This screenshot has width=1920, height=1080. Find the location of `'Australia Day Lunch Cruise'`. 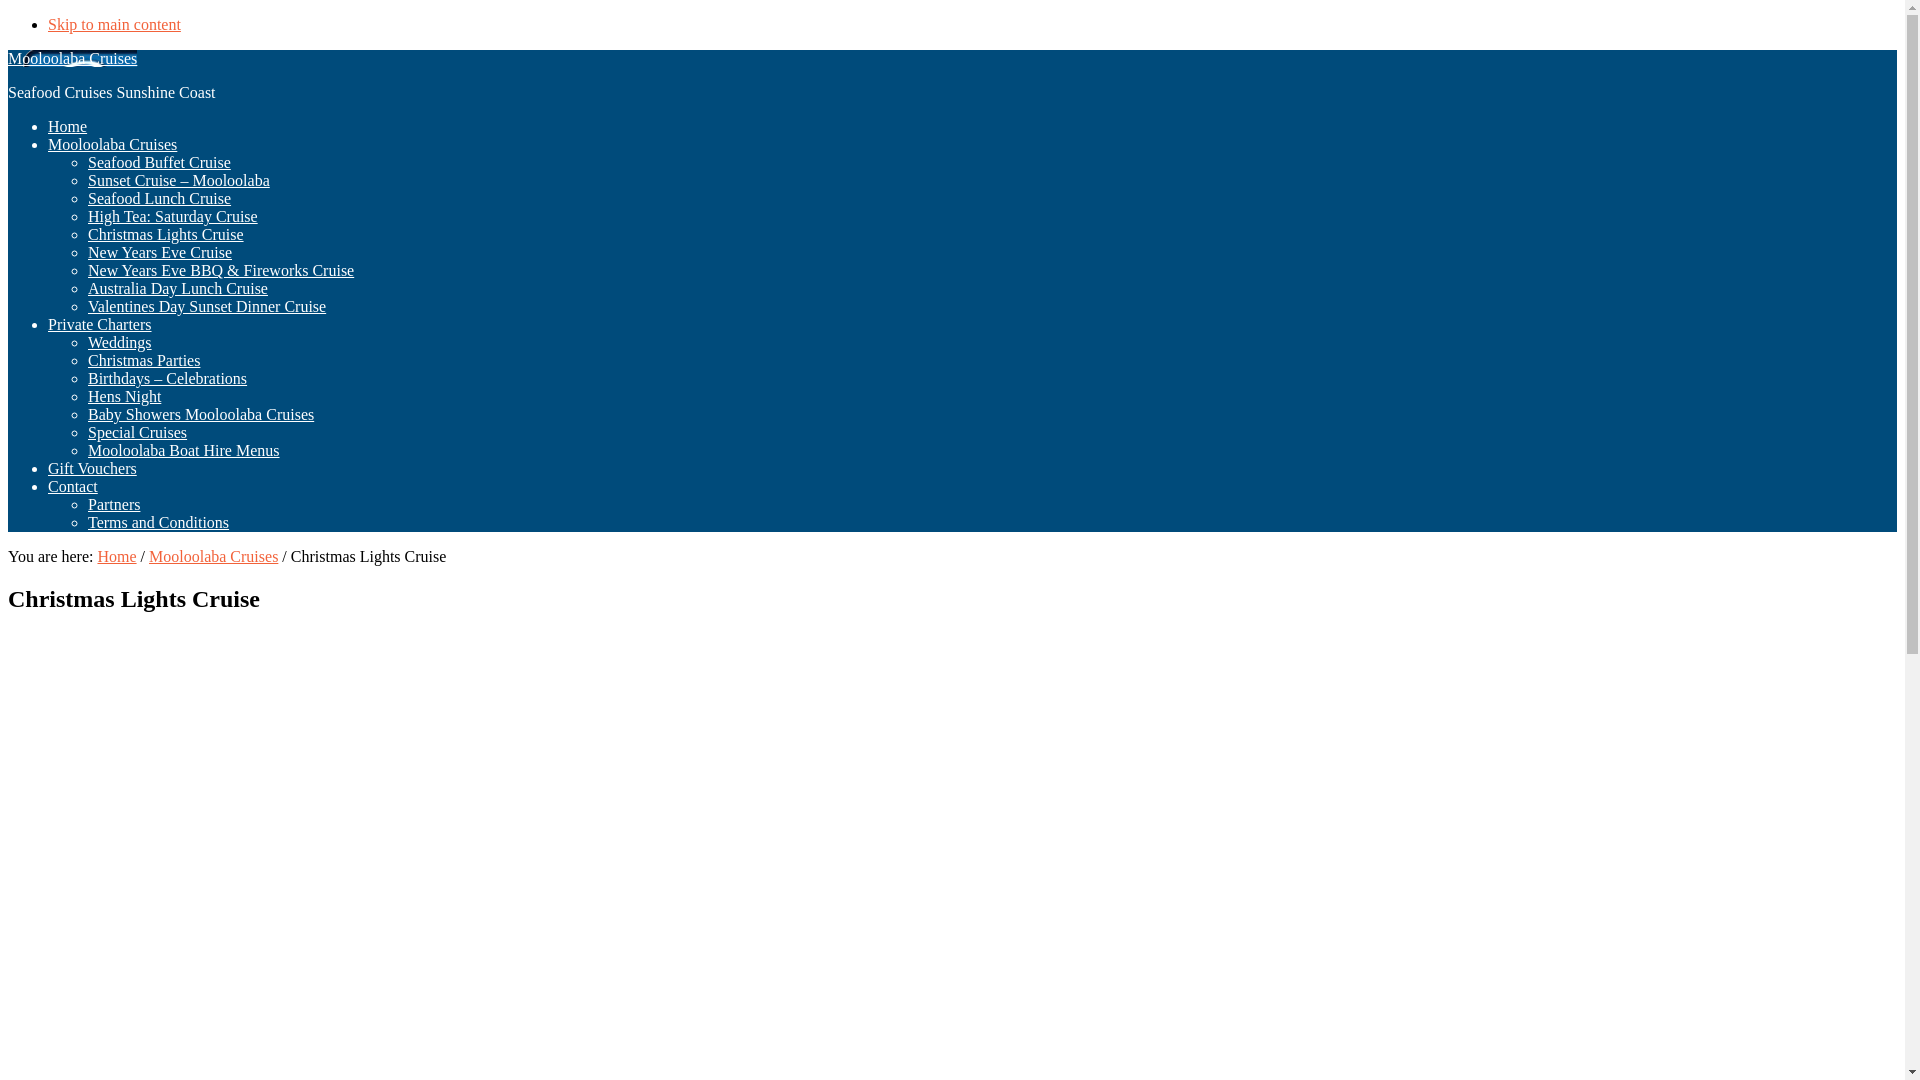

'Australia Day Lunch Cruise' is located at coordinates (86, 288).